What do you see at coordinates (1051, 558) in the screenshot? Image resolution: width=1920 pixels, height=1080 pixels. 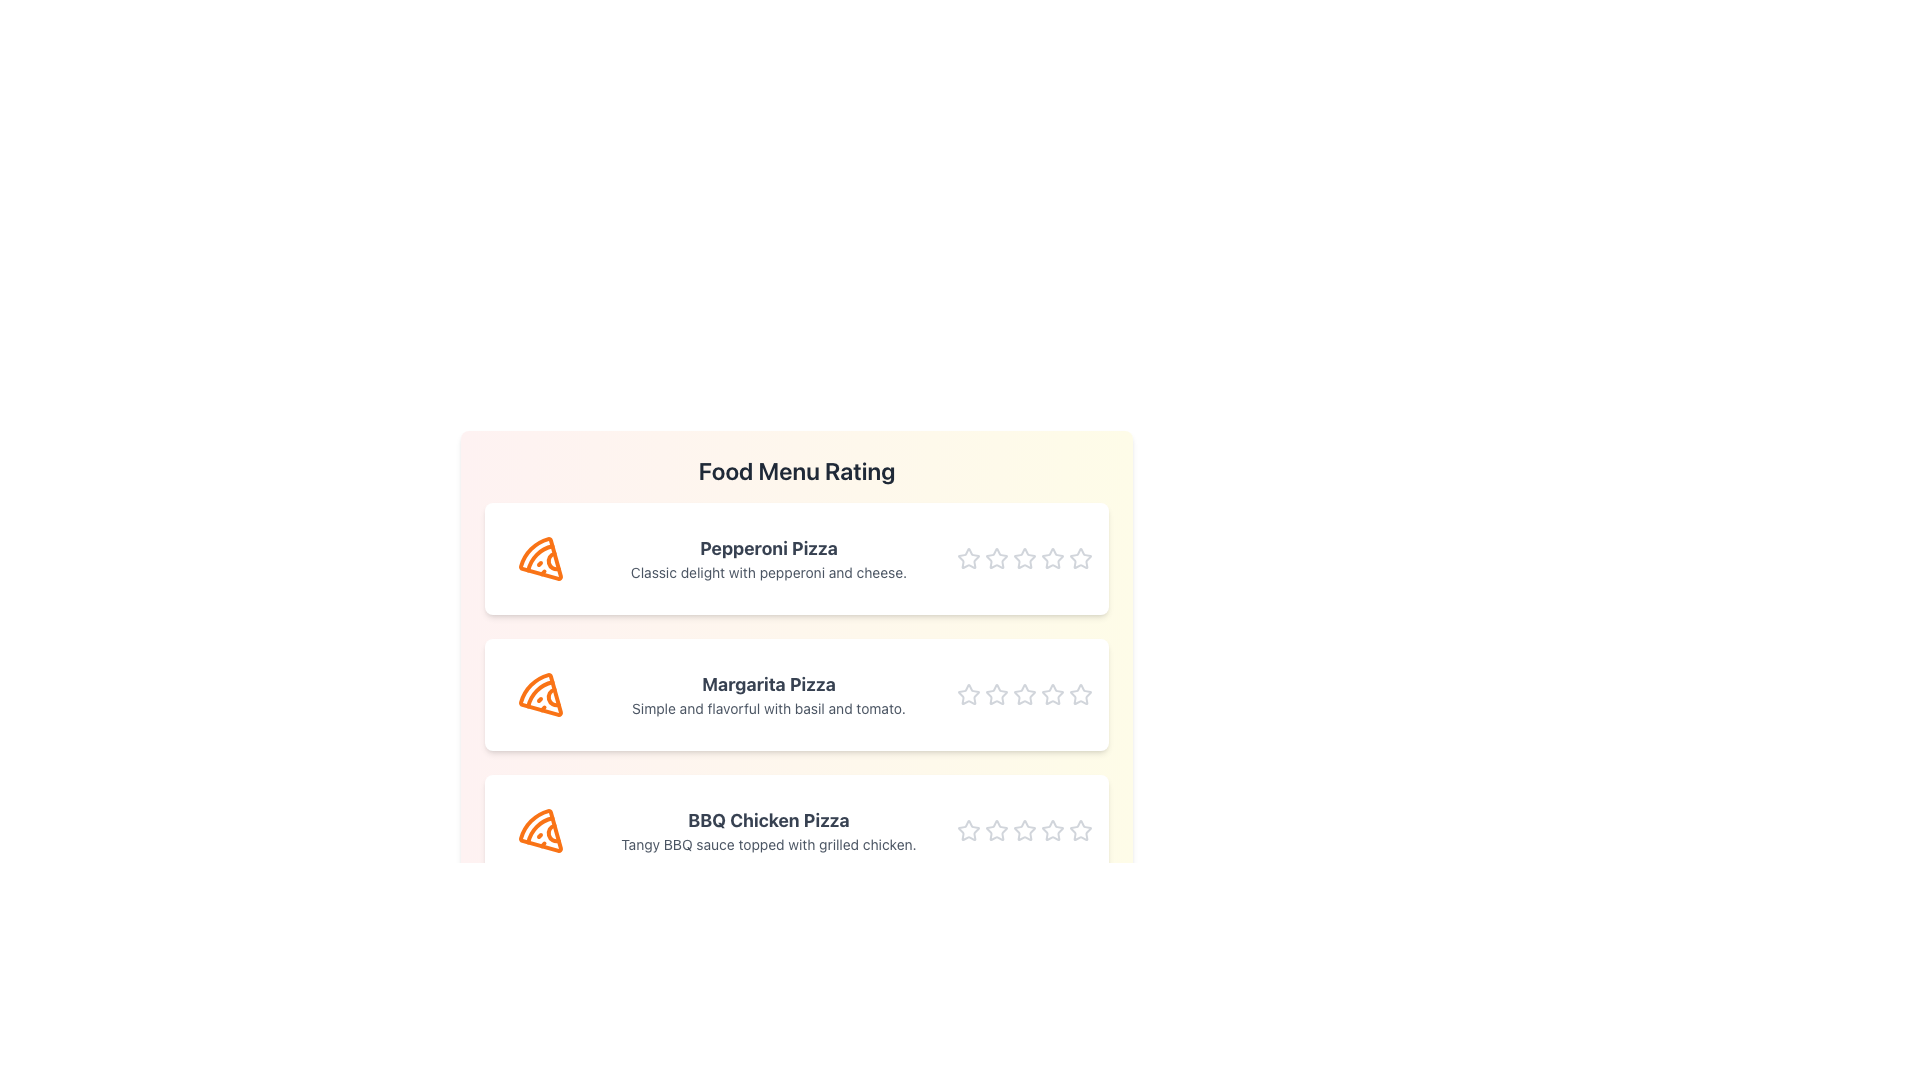 I see `the fourth star icon` at bounding box center [1051, 558].